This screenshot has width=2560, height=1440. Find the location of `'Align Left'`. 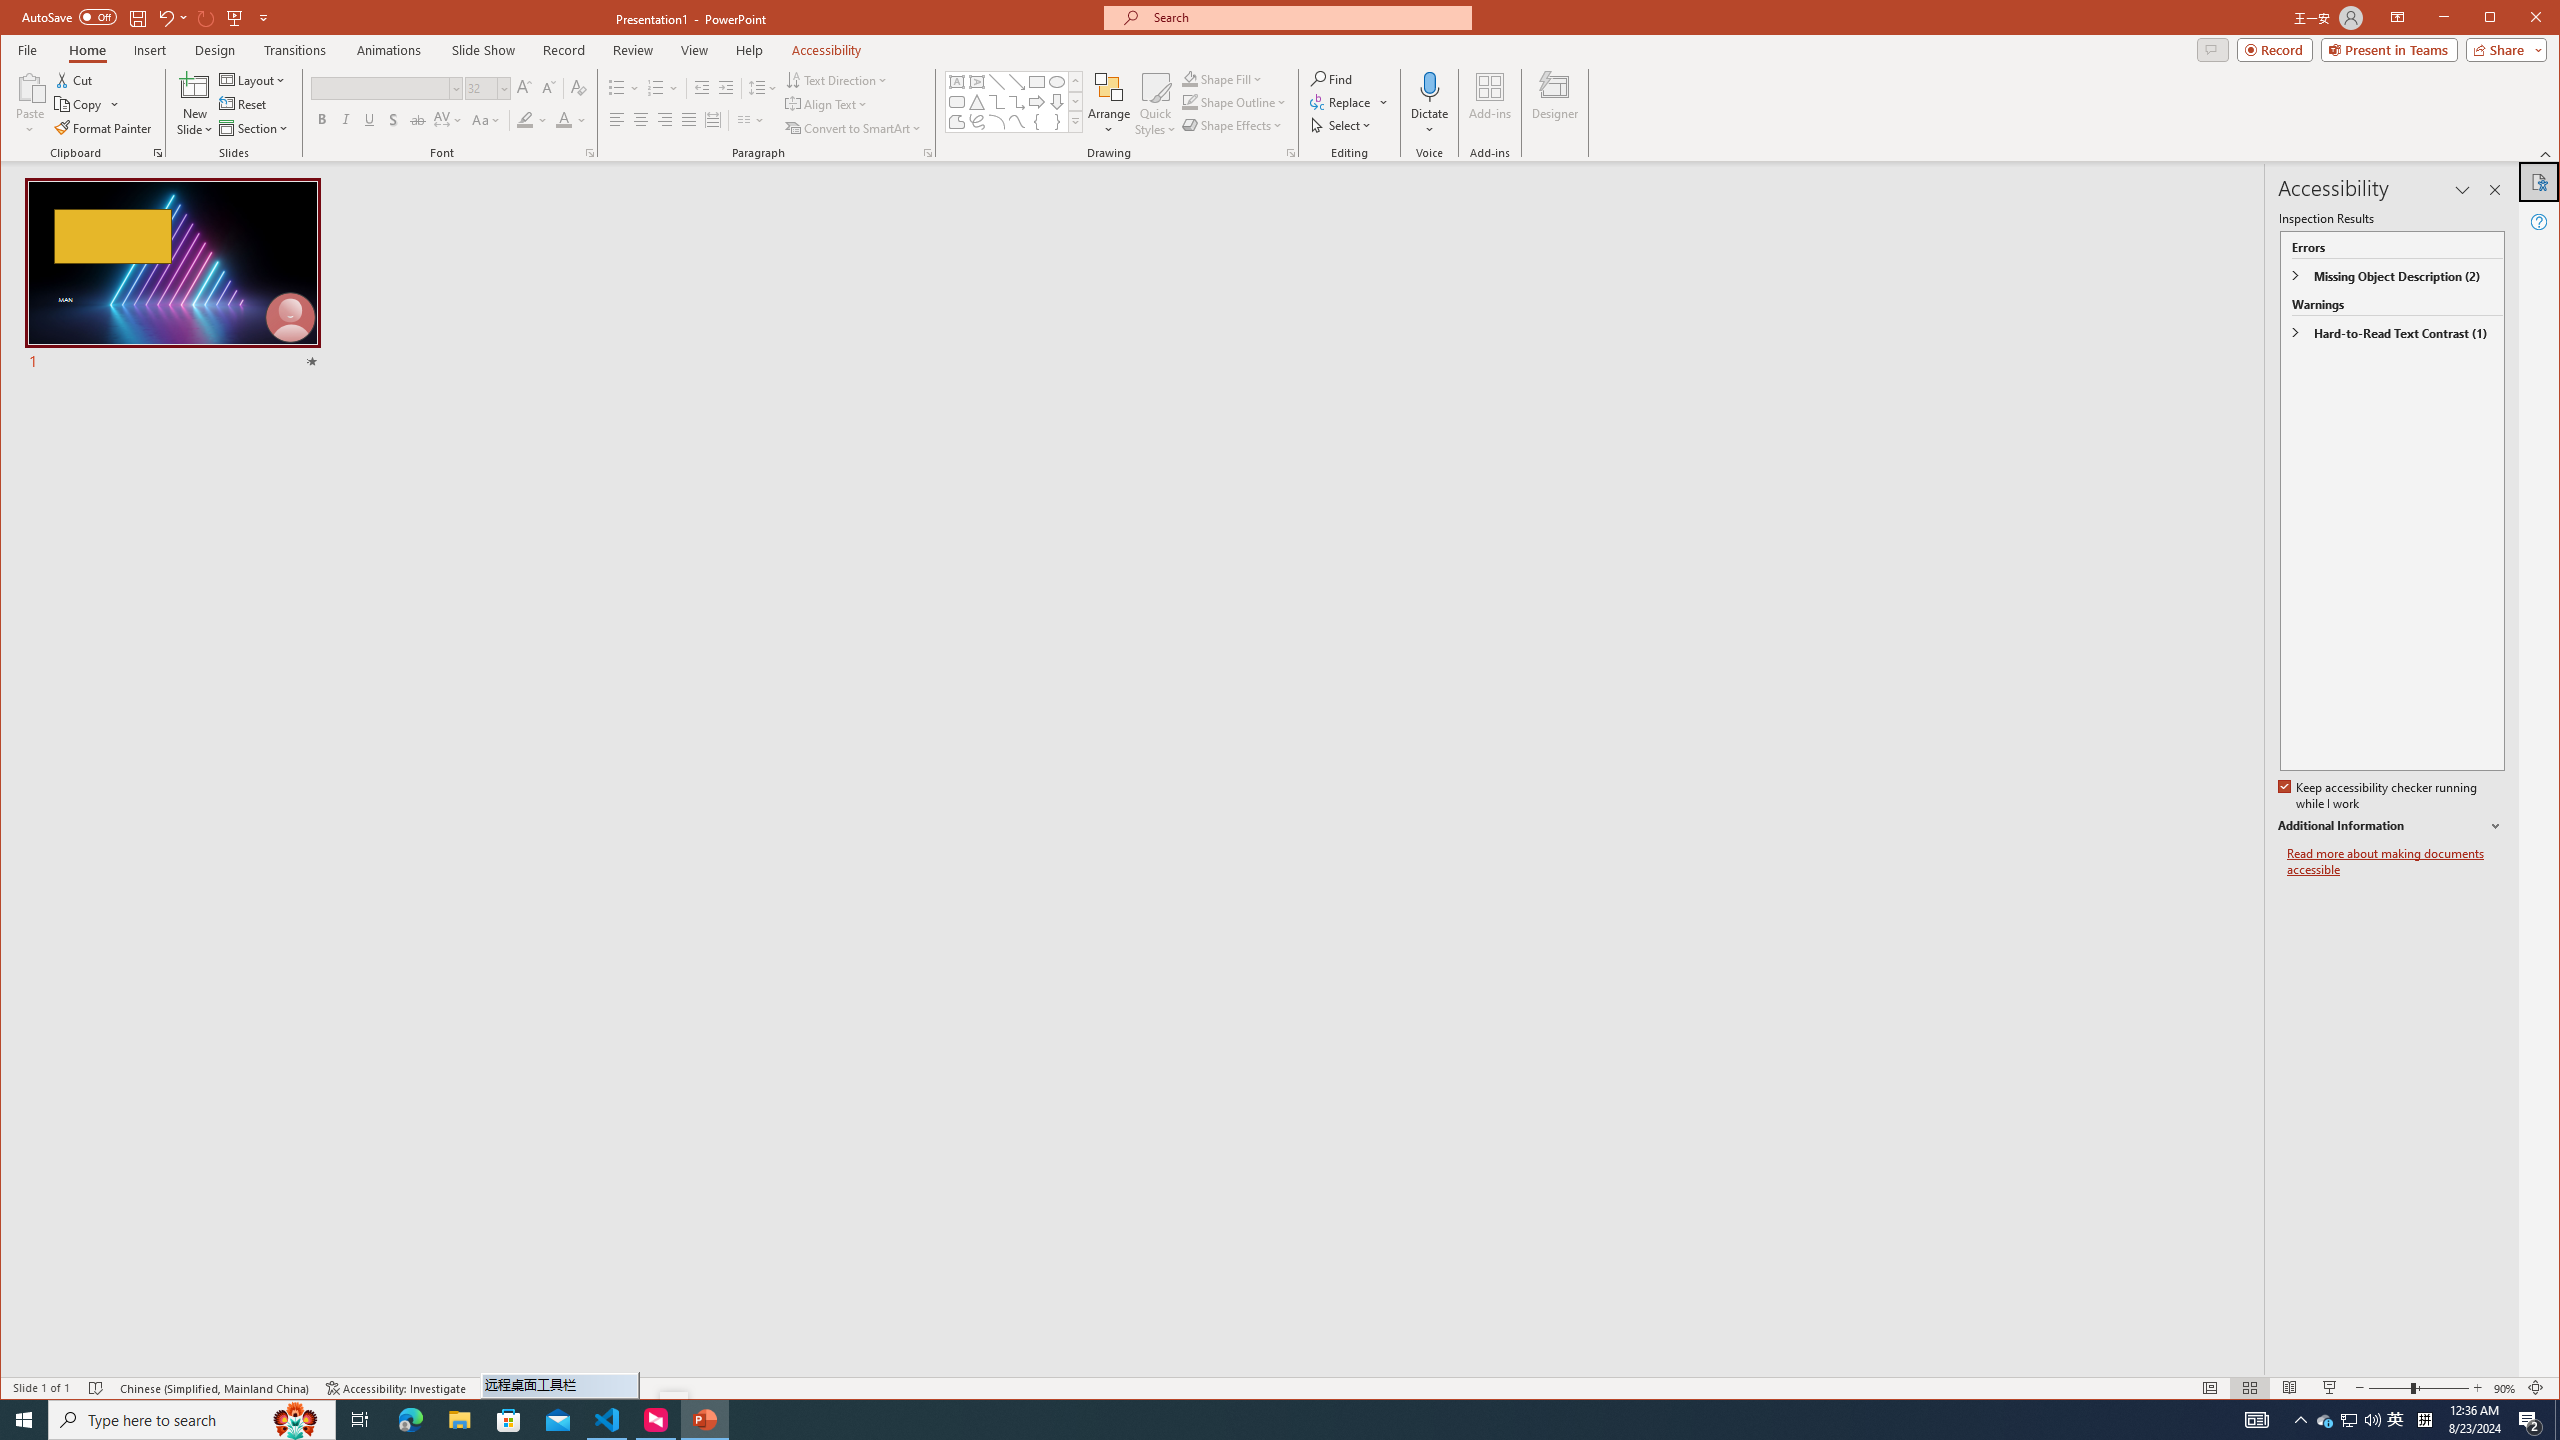

'Align Left' is located at coordinates (615, 119).